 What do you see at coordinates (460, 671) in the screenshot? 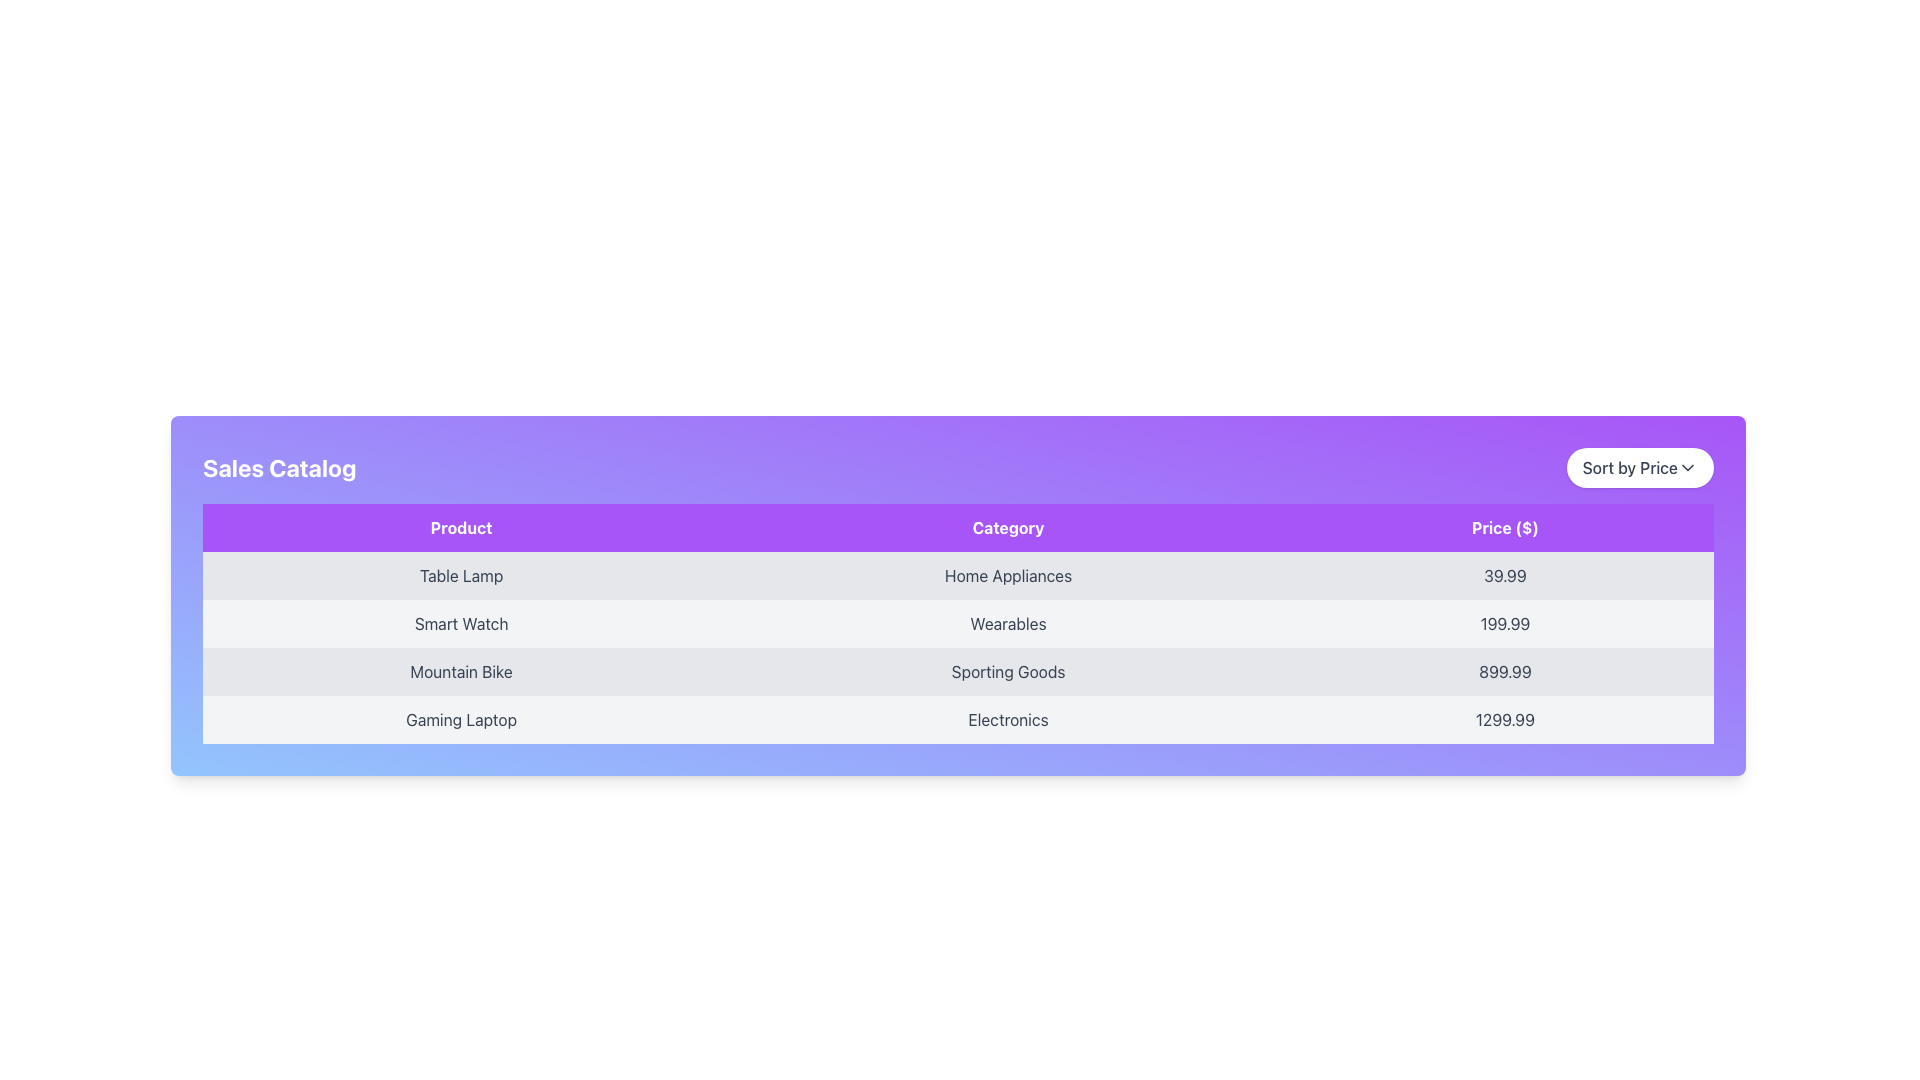
I see `text content of the product name in the third row of the table under the 'Product' header, which represents a product in the 'Sporting Goods' category` at bounding box center [460, 671].